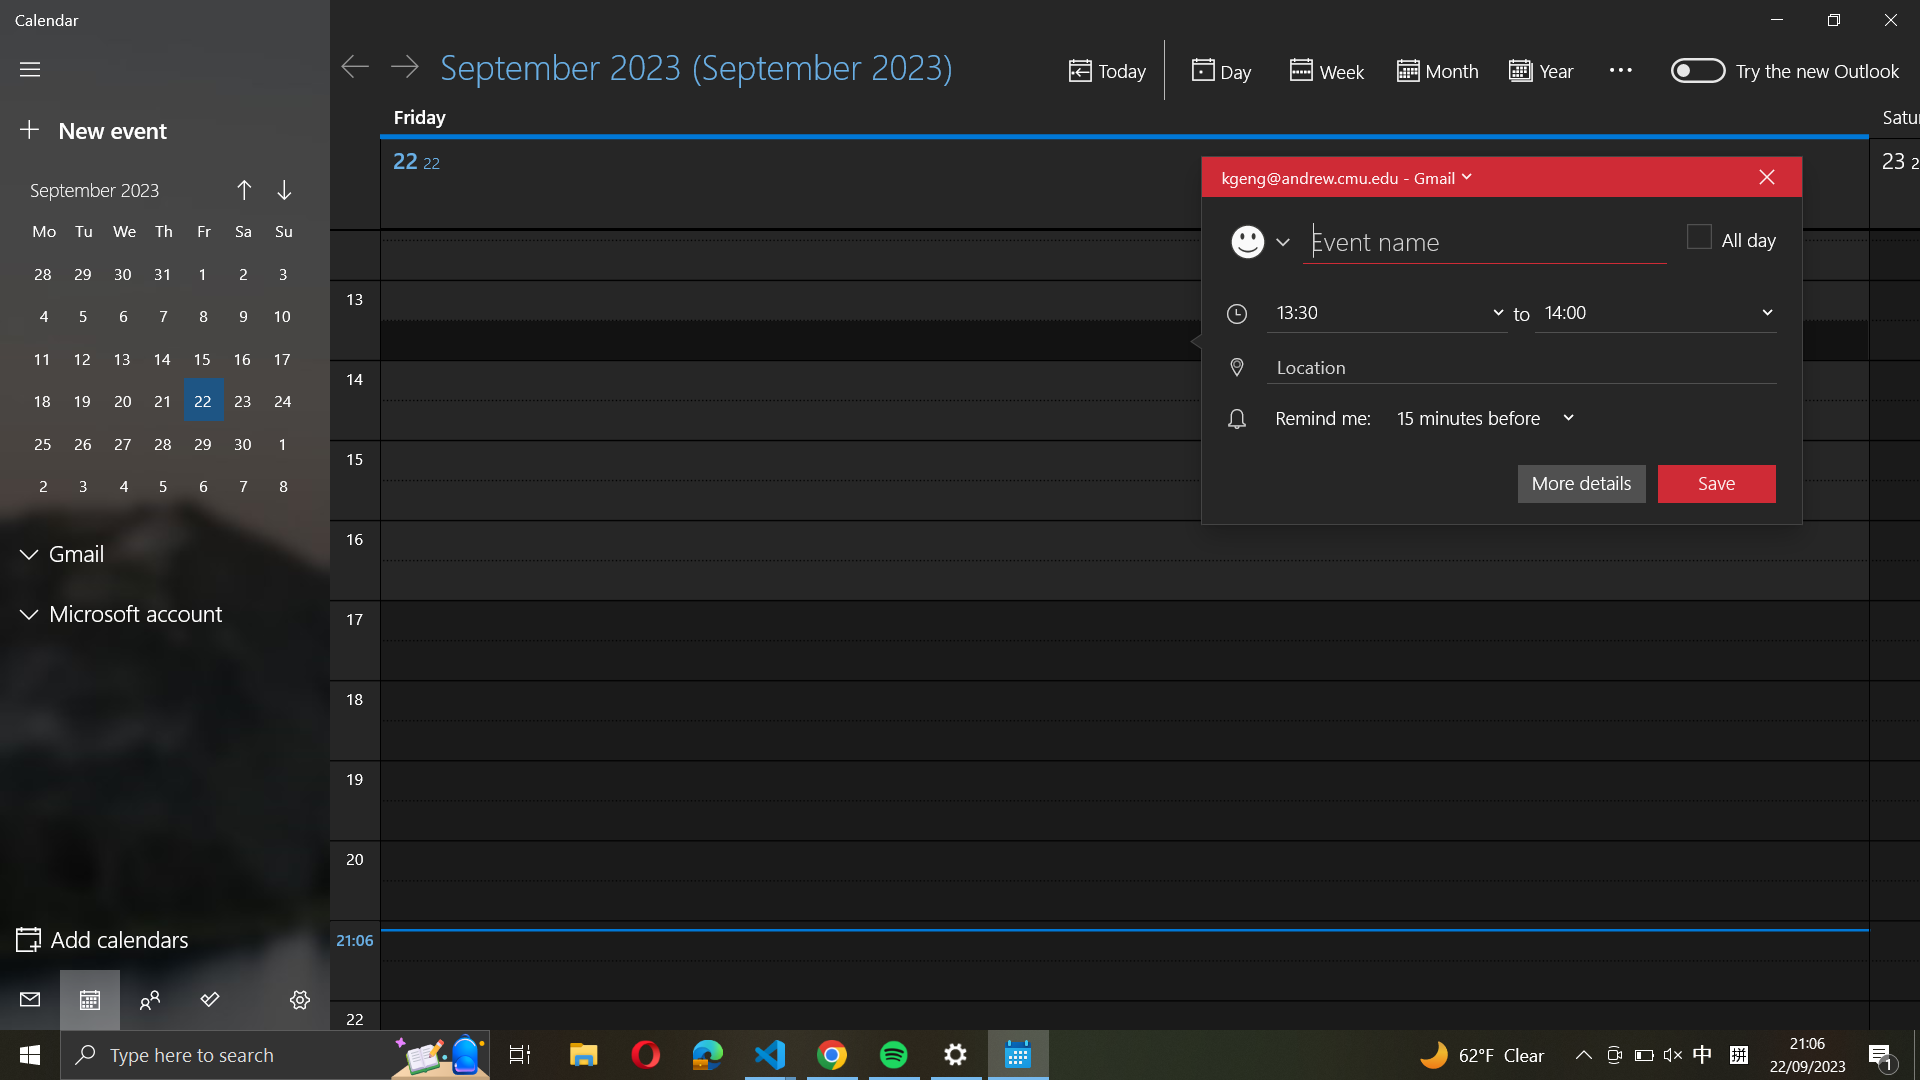 The image size is (1920, 1080). What do you see at coordinates (1580, 481) in the screenshot?
I see `the "more details" information of the ongoing event` at bounding box center [1580, 481].